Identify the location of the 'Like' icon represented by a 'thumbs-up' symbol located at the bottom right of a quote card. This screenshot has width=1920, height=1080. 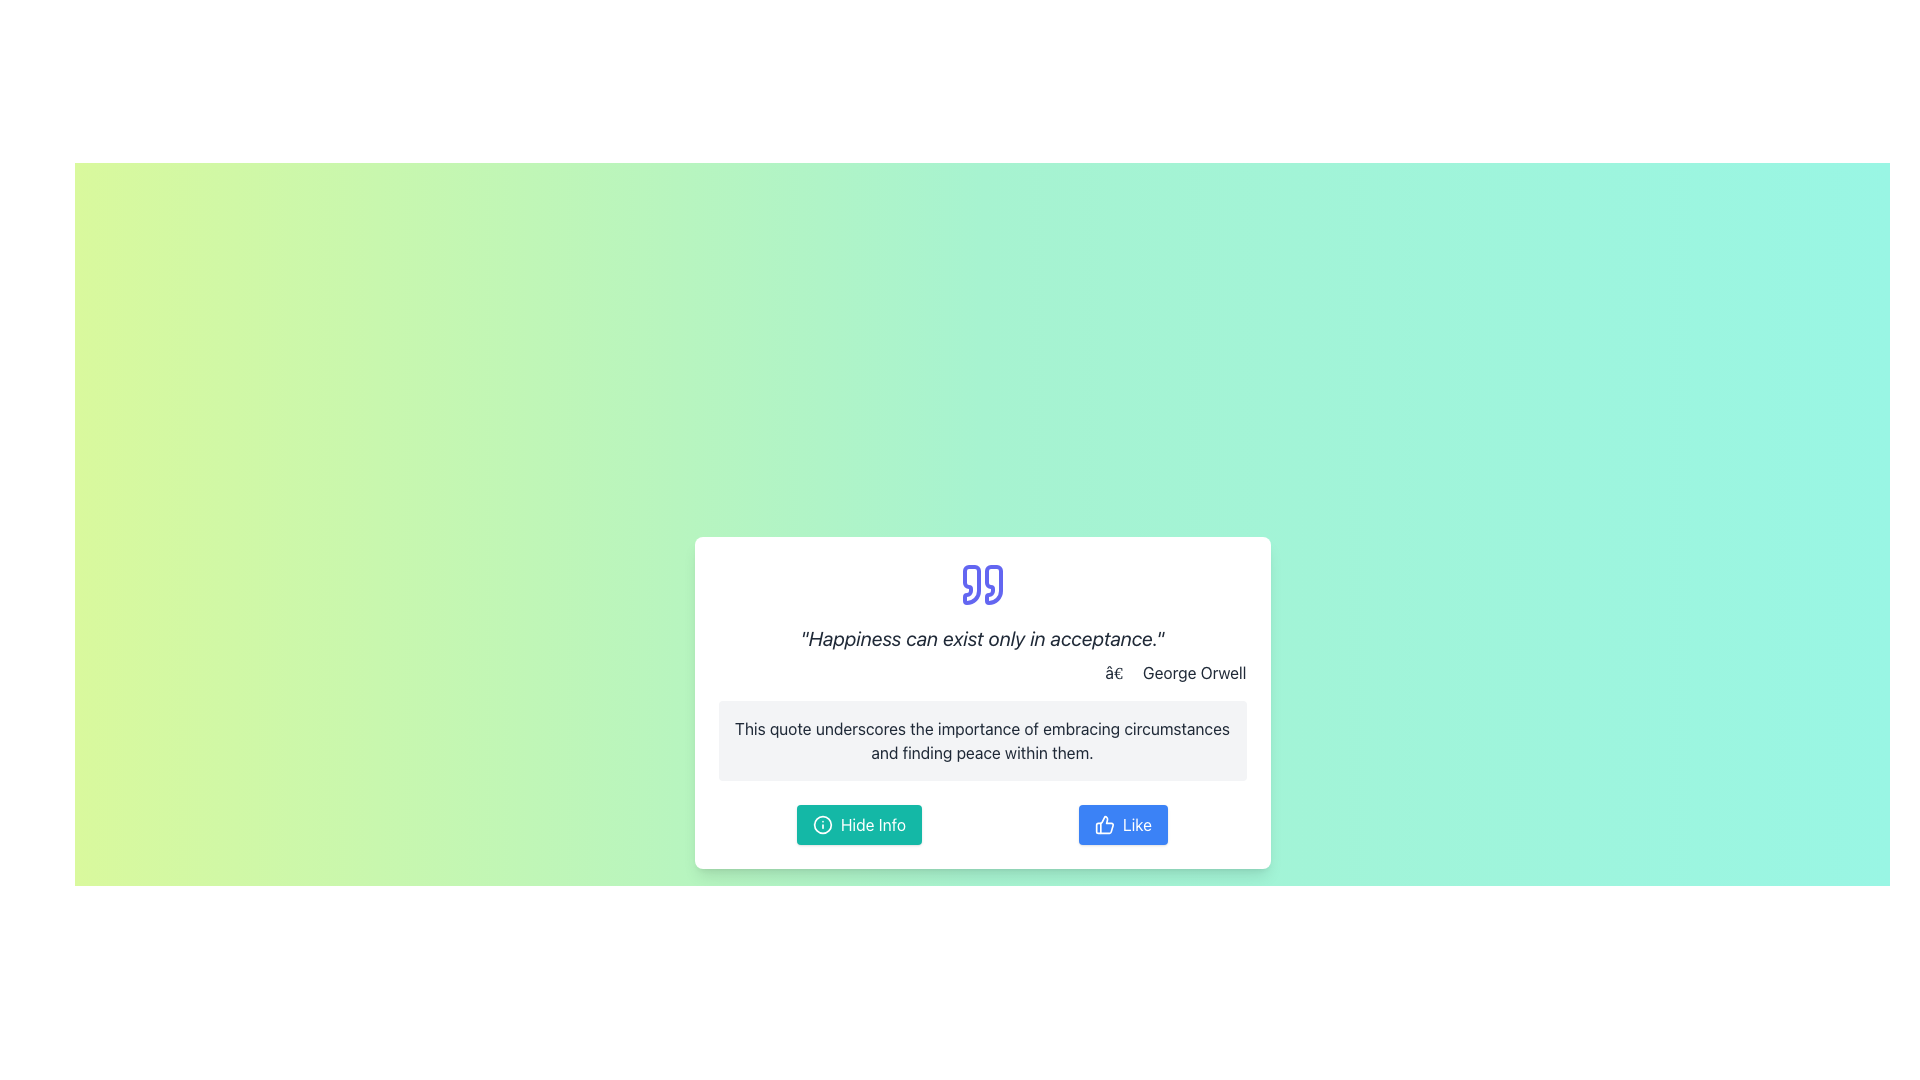
(1103, 825).